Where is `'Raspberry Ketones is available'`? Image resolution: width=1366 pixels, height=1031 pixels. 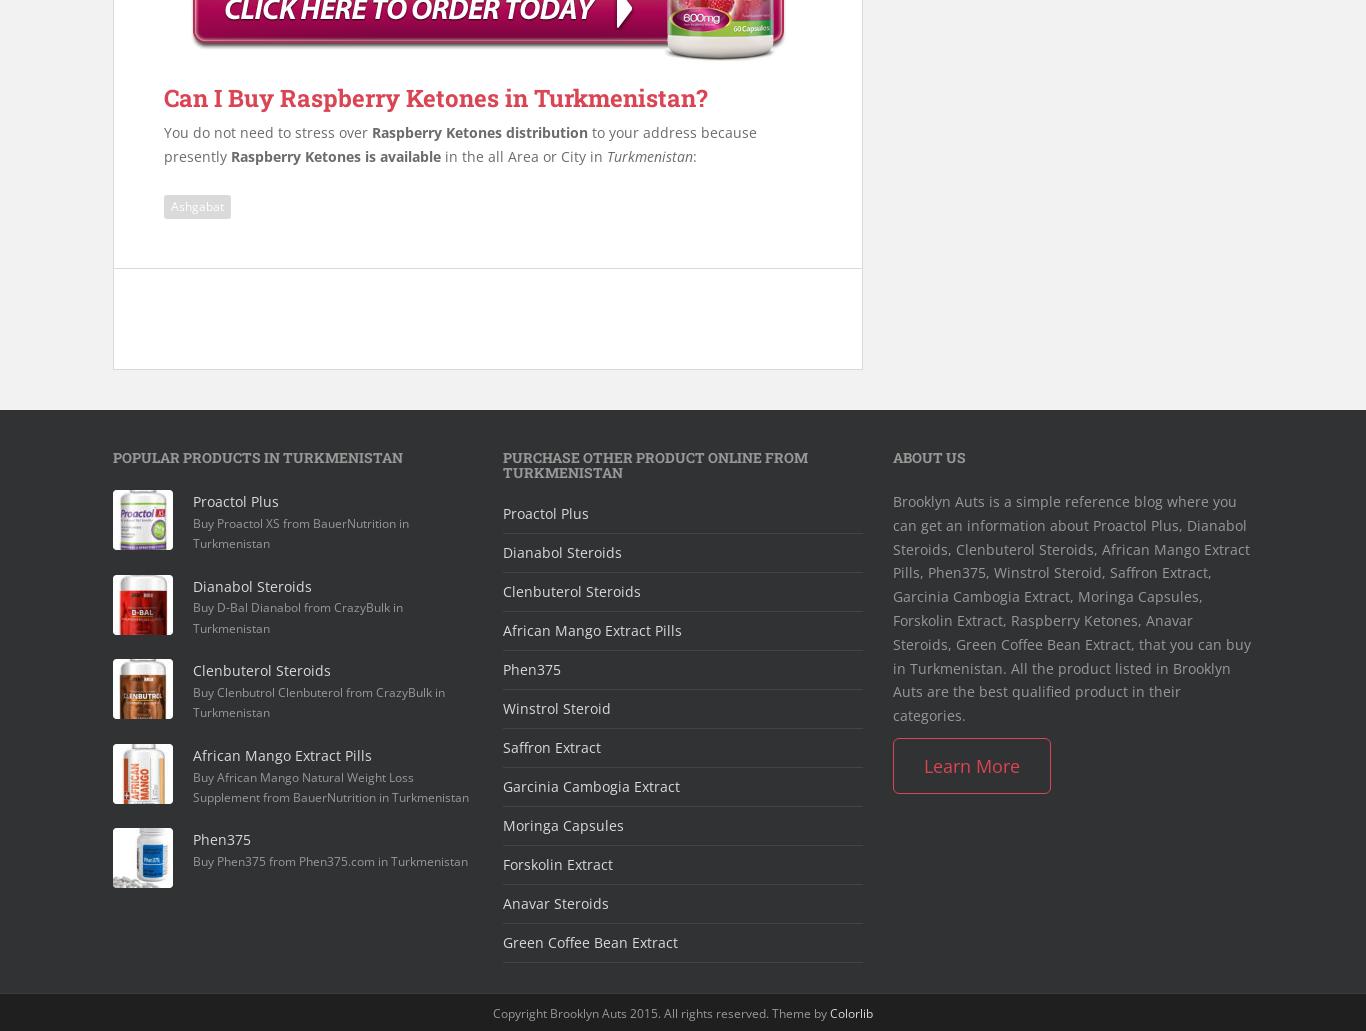
'Raspberry Ketones is available' is located at coordinates (336, 154).